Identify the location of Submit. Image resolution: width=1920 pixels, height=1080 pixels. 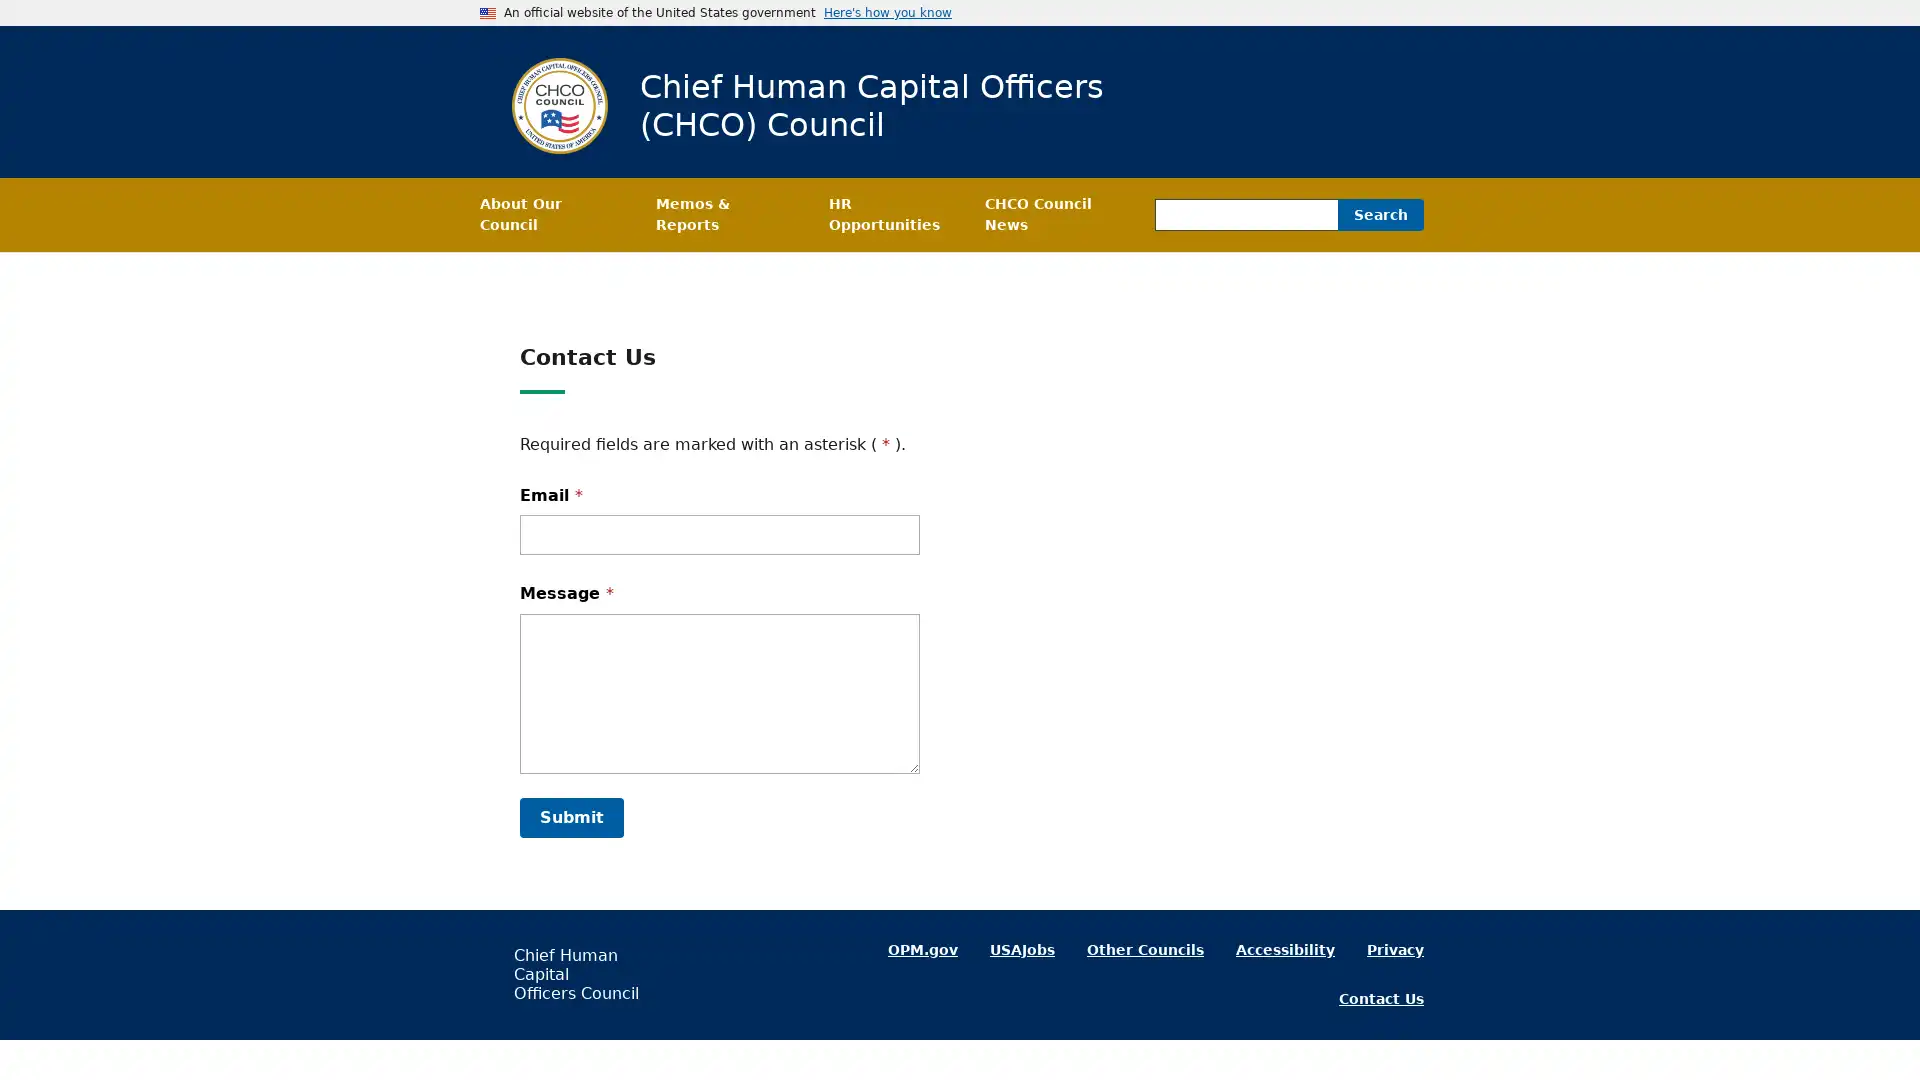
(570, 817).